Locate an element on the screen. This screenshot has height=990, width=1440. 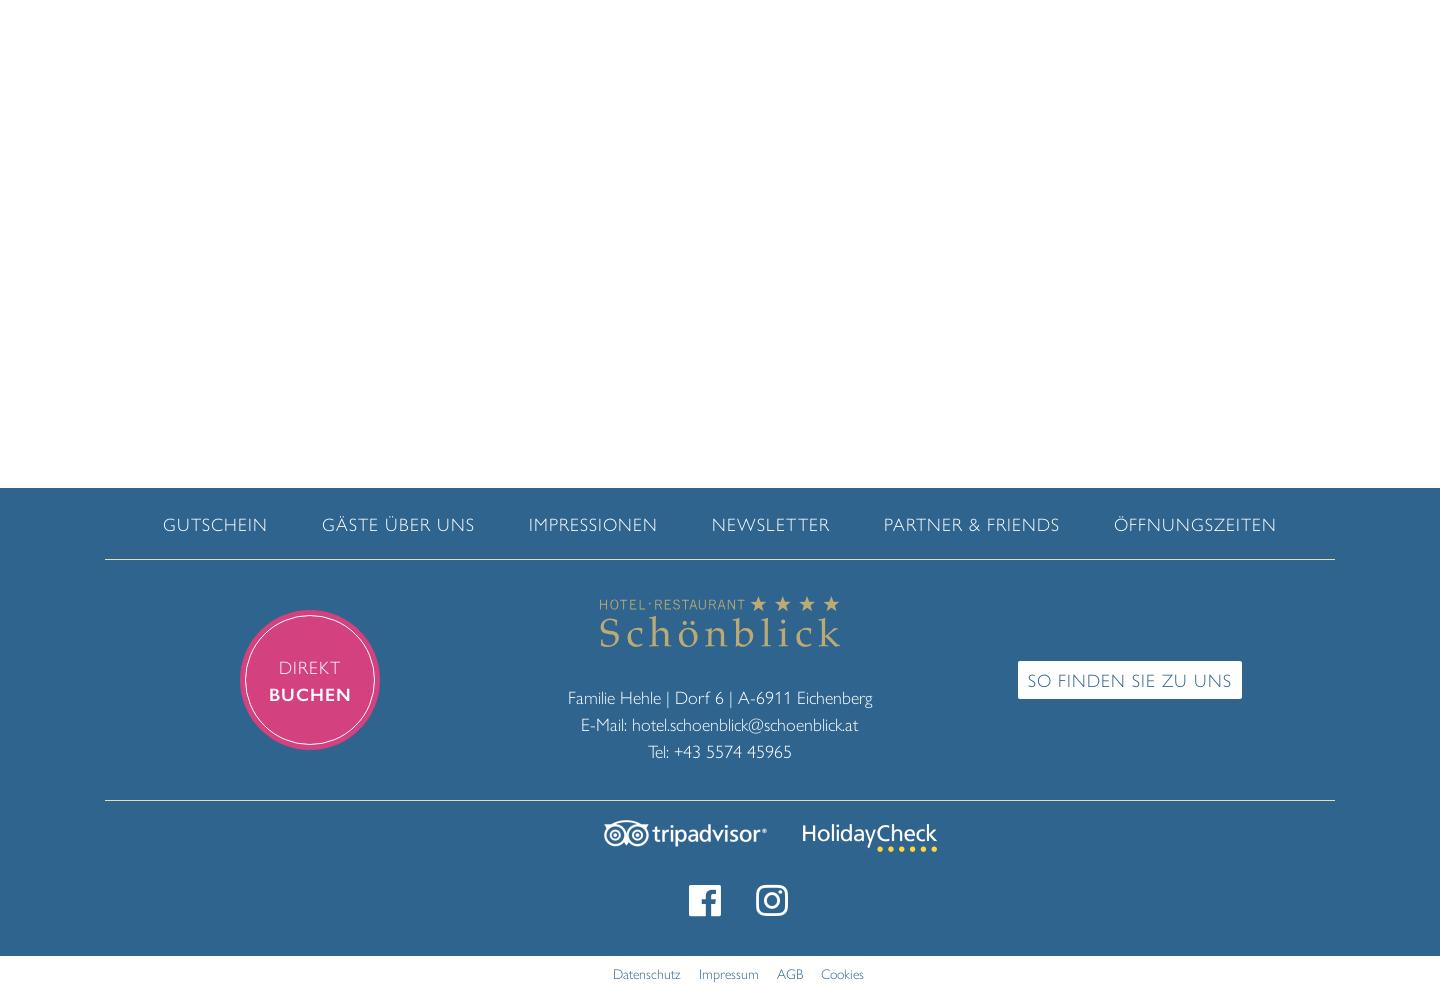
'+43 5574 45965' is located at coordinates (730, 749).